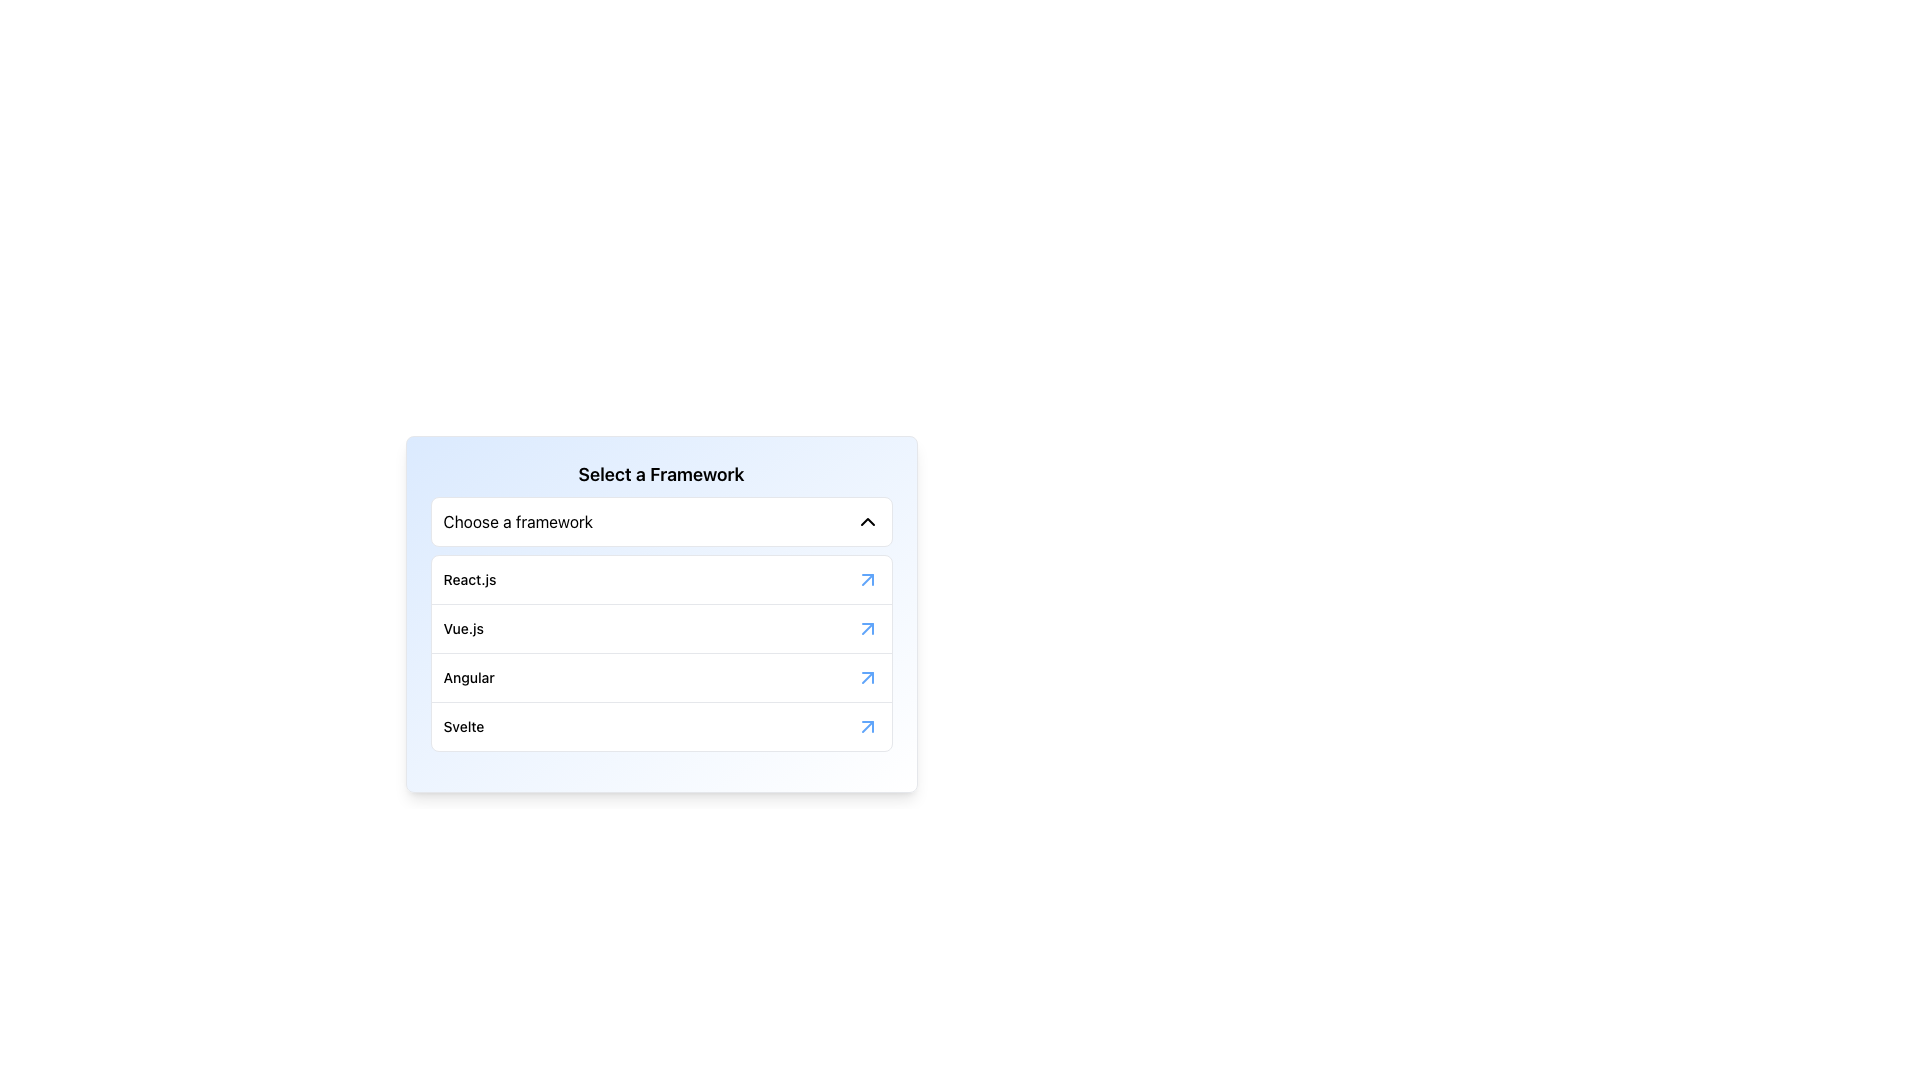 Image resolution: width=1920 pixels, height=1080 pixels. I want to click on the blue right-upward arrow icon located at the far right end of the React.js dropdown list, so click(867, 579).